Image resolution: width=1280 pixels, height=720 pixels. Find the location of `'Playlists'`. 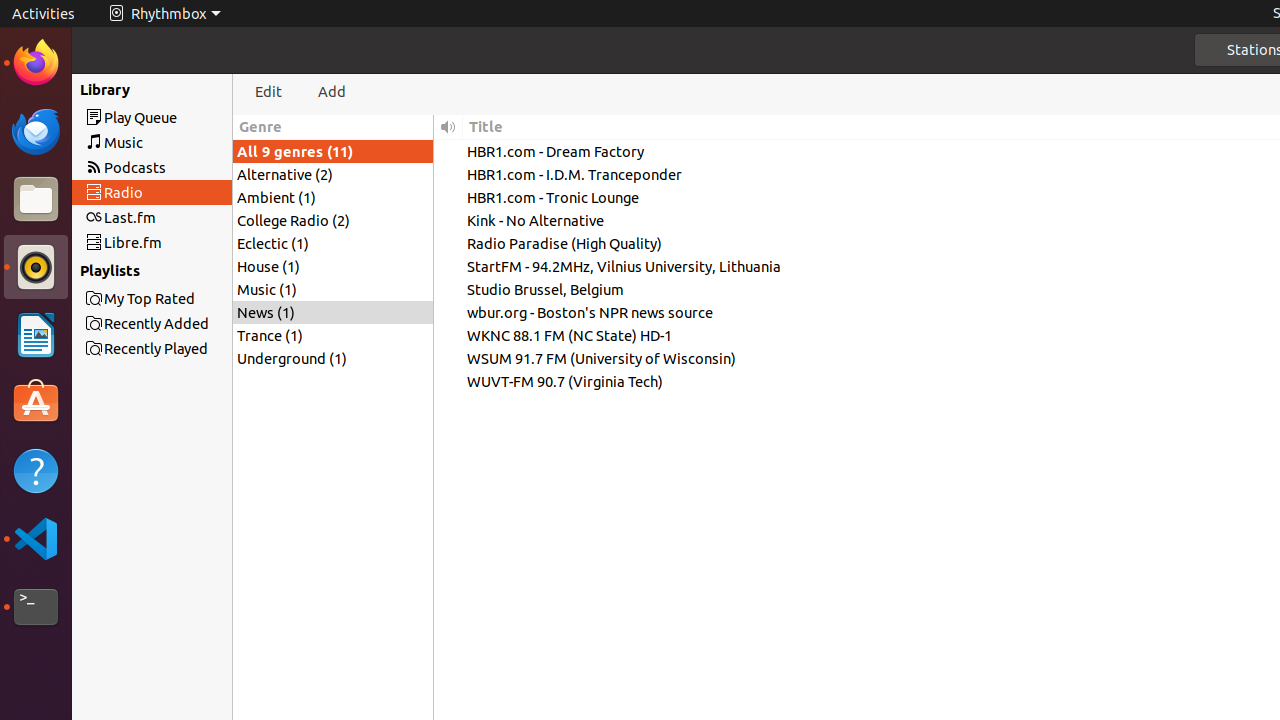

'Playlists' is located at coordinates (92, 270).